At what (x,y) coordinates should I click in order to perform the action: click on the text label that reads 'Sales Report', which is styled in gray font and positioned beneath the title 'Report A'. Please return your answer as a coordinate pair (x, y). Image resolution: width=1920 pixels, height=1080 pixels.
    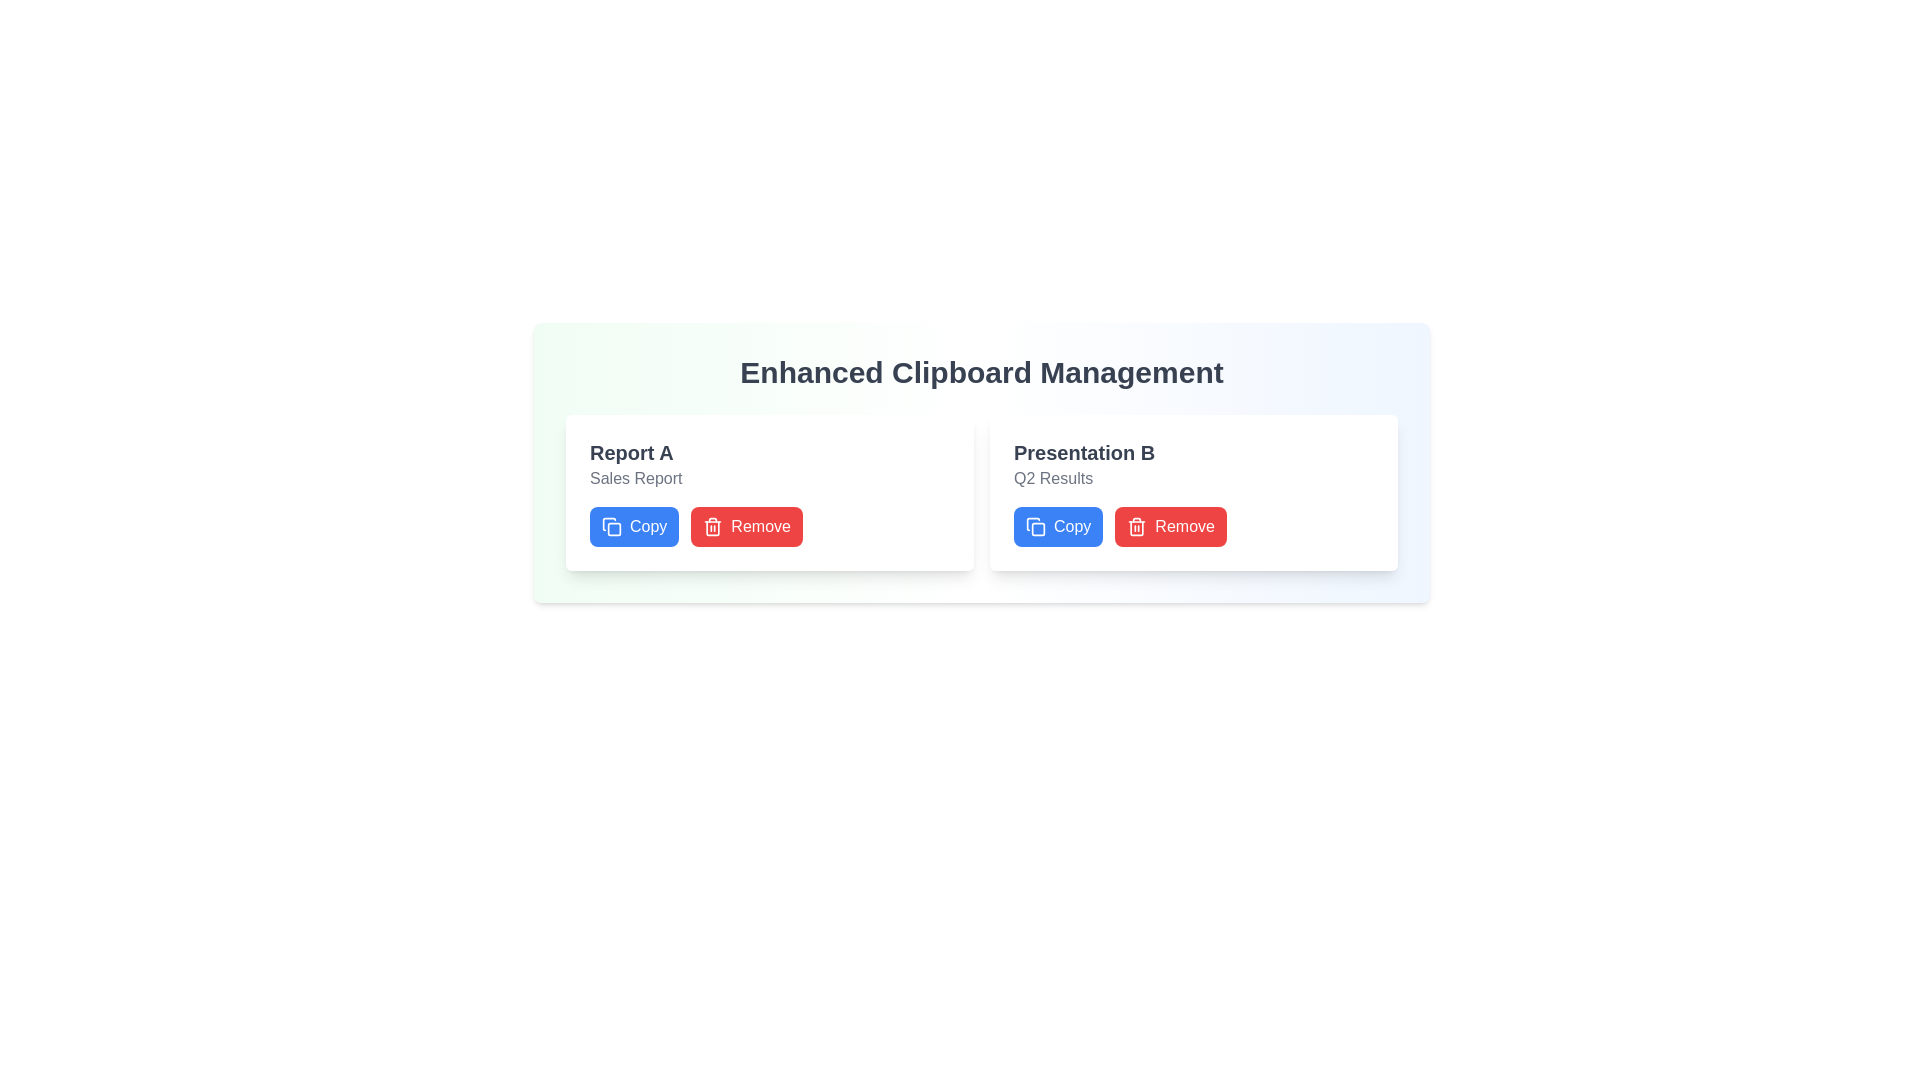
    Looking at the image, I should click on (635, 478).